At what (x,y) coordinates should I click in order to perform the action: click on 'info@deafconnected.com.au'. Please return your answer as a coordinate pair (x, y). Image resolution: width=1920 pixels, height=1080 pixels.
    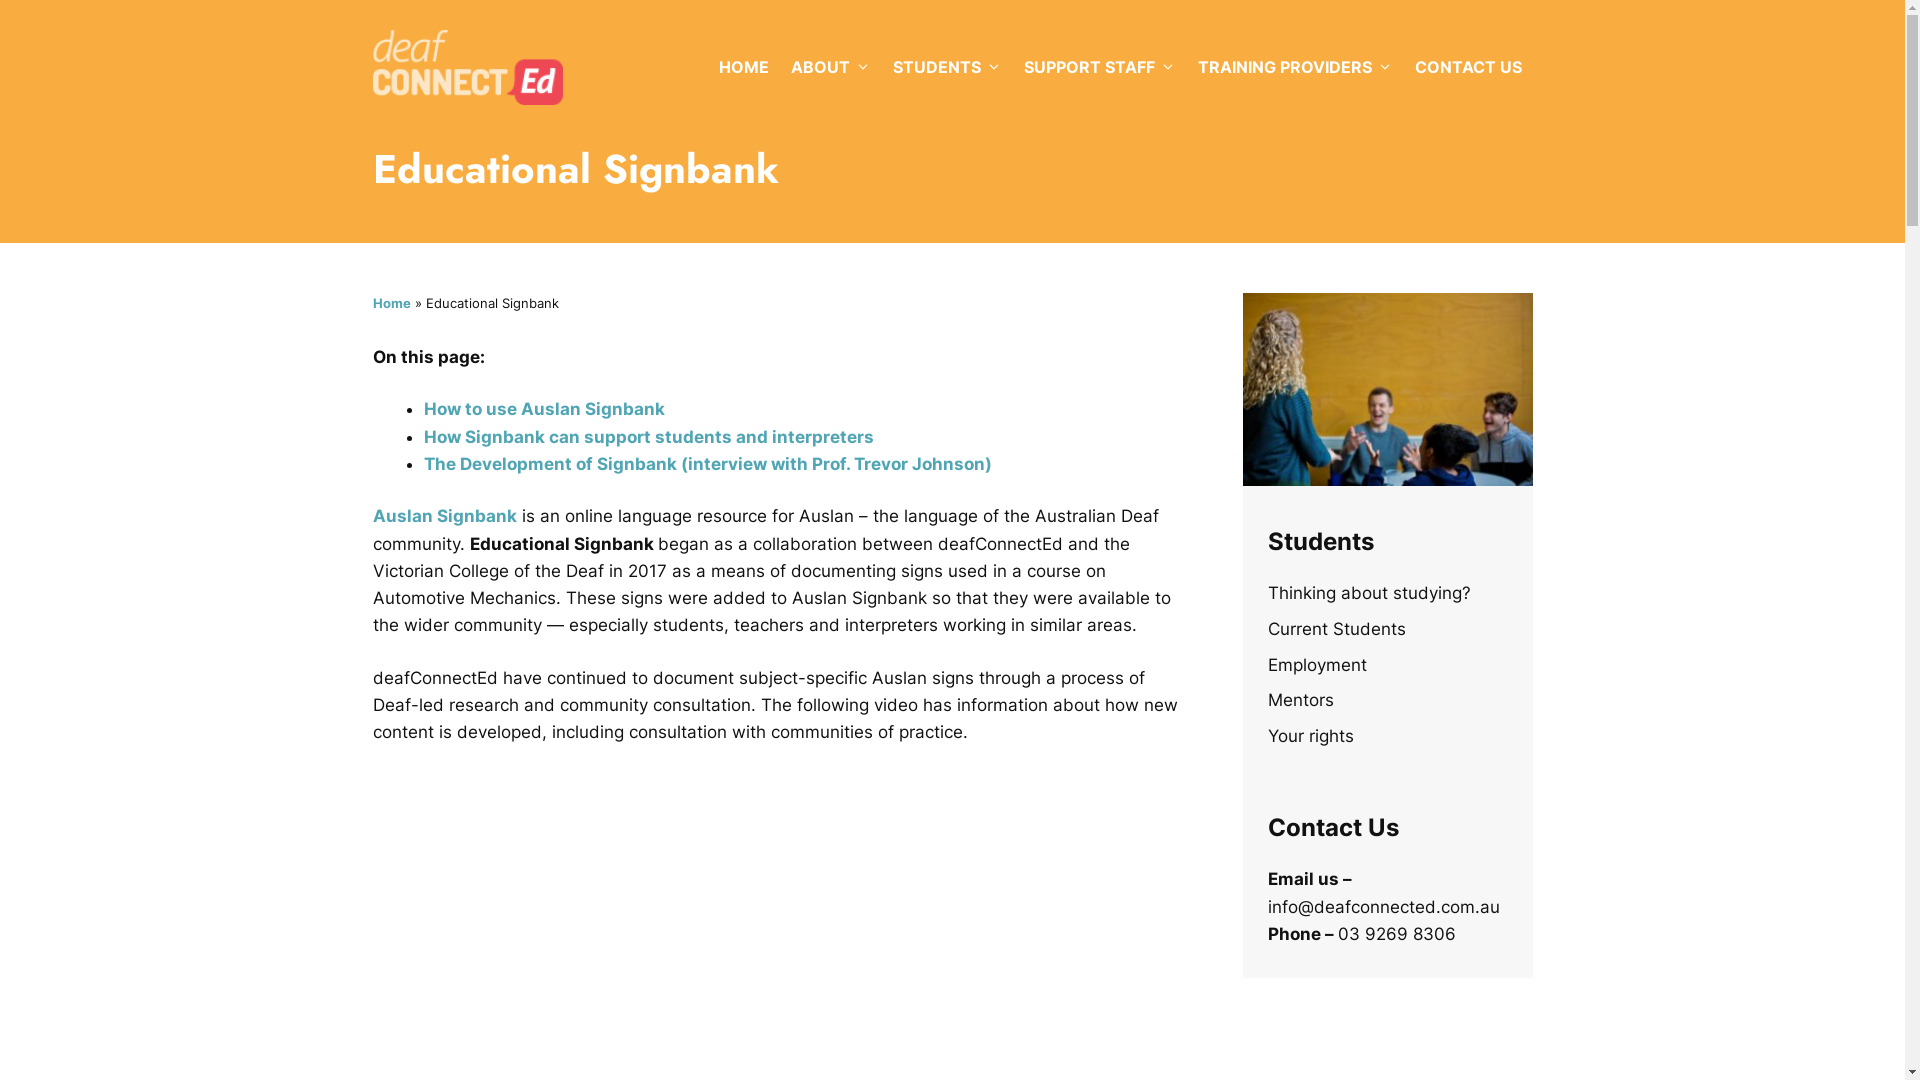
    Looking at the image, I should click on (1382, 906).